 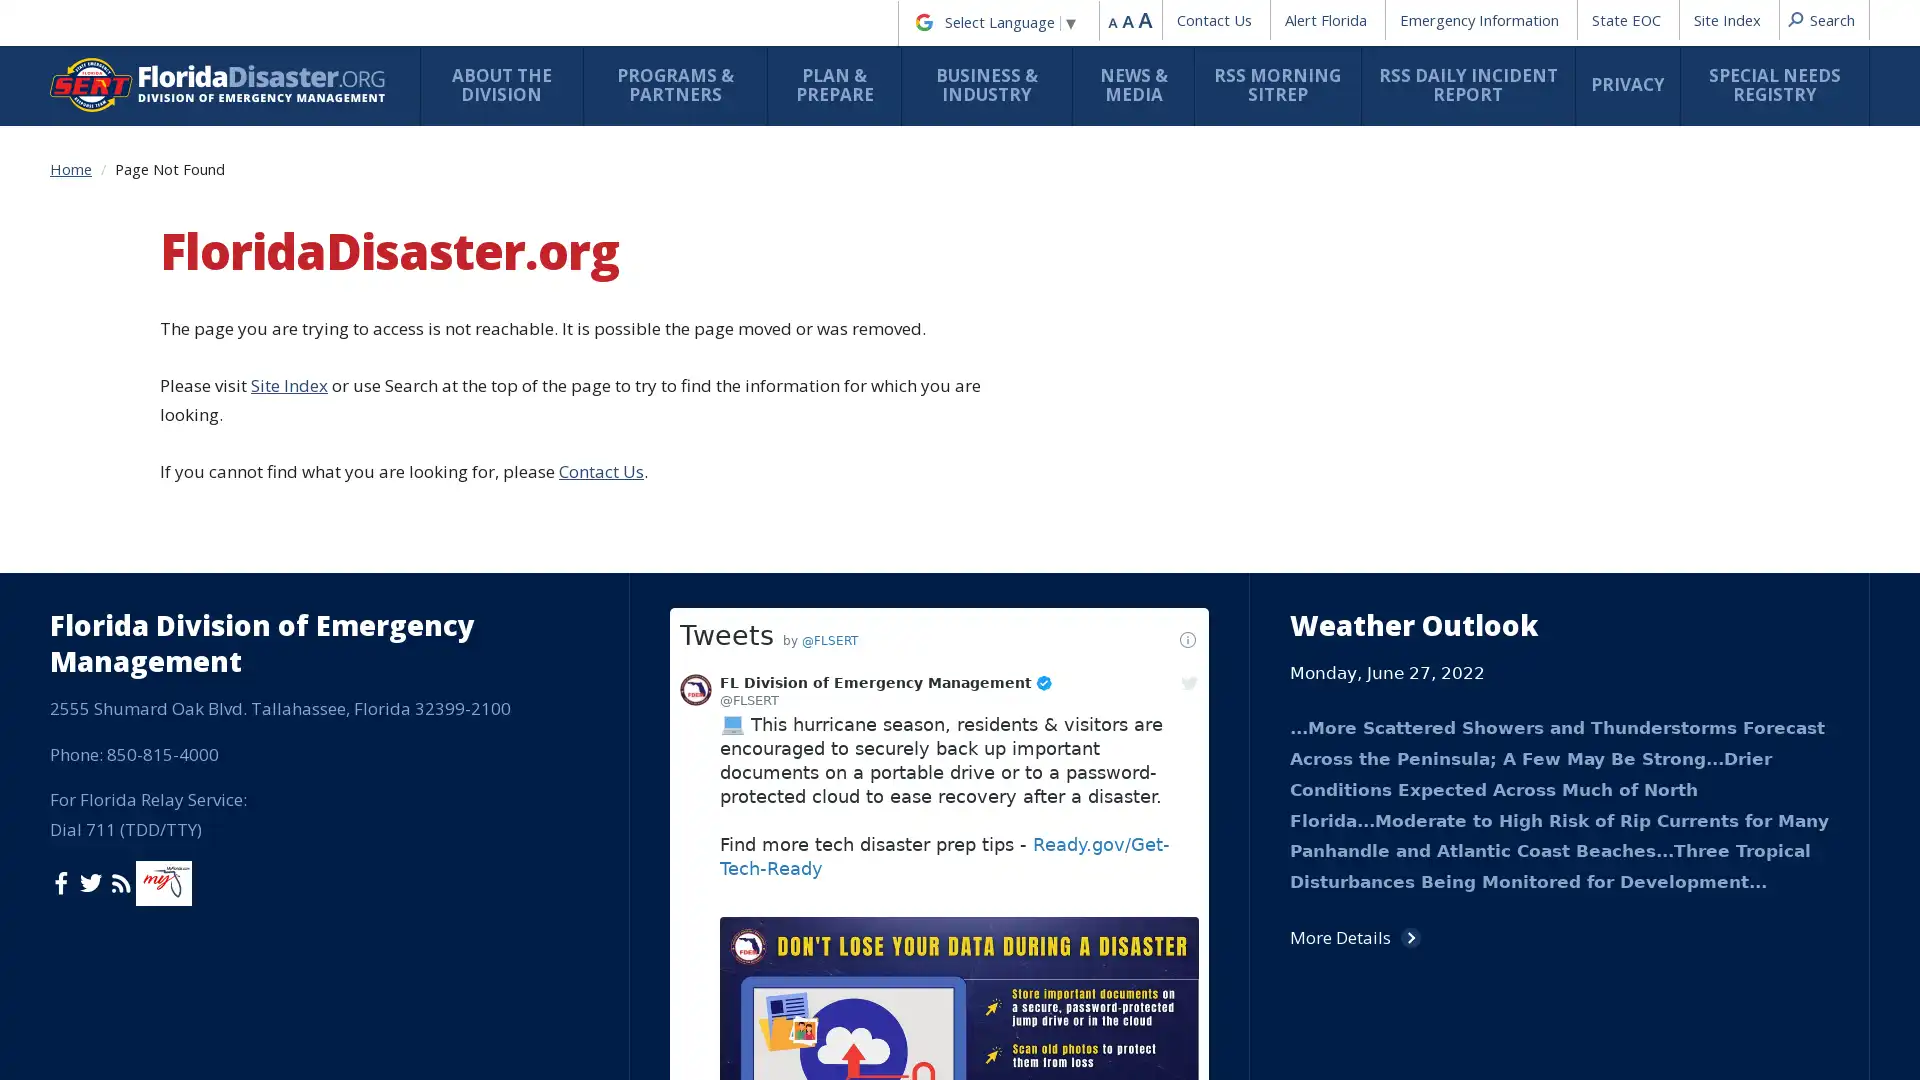 I want to click on Toggle More, so click(x=600, y=231).